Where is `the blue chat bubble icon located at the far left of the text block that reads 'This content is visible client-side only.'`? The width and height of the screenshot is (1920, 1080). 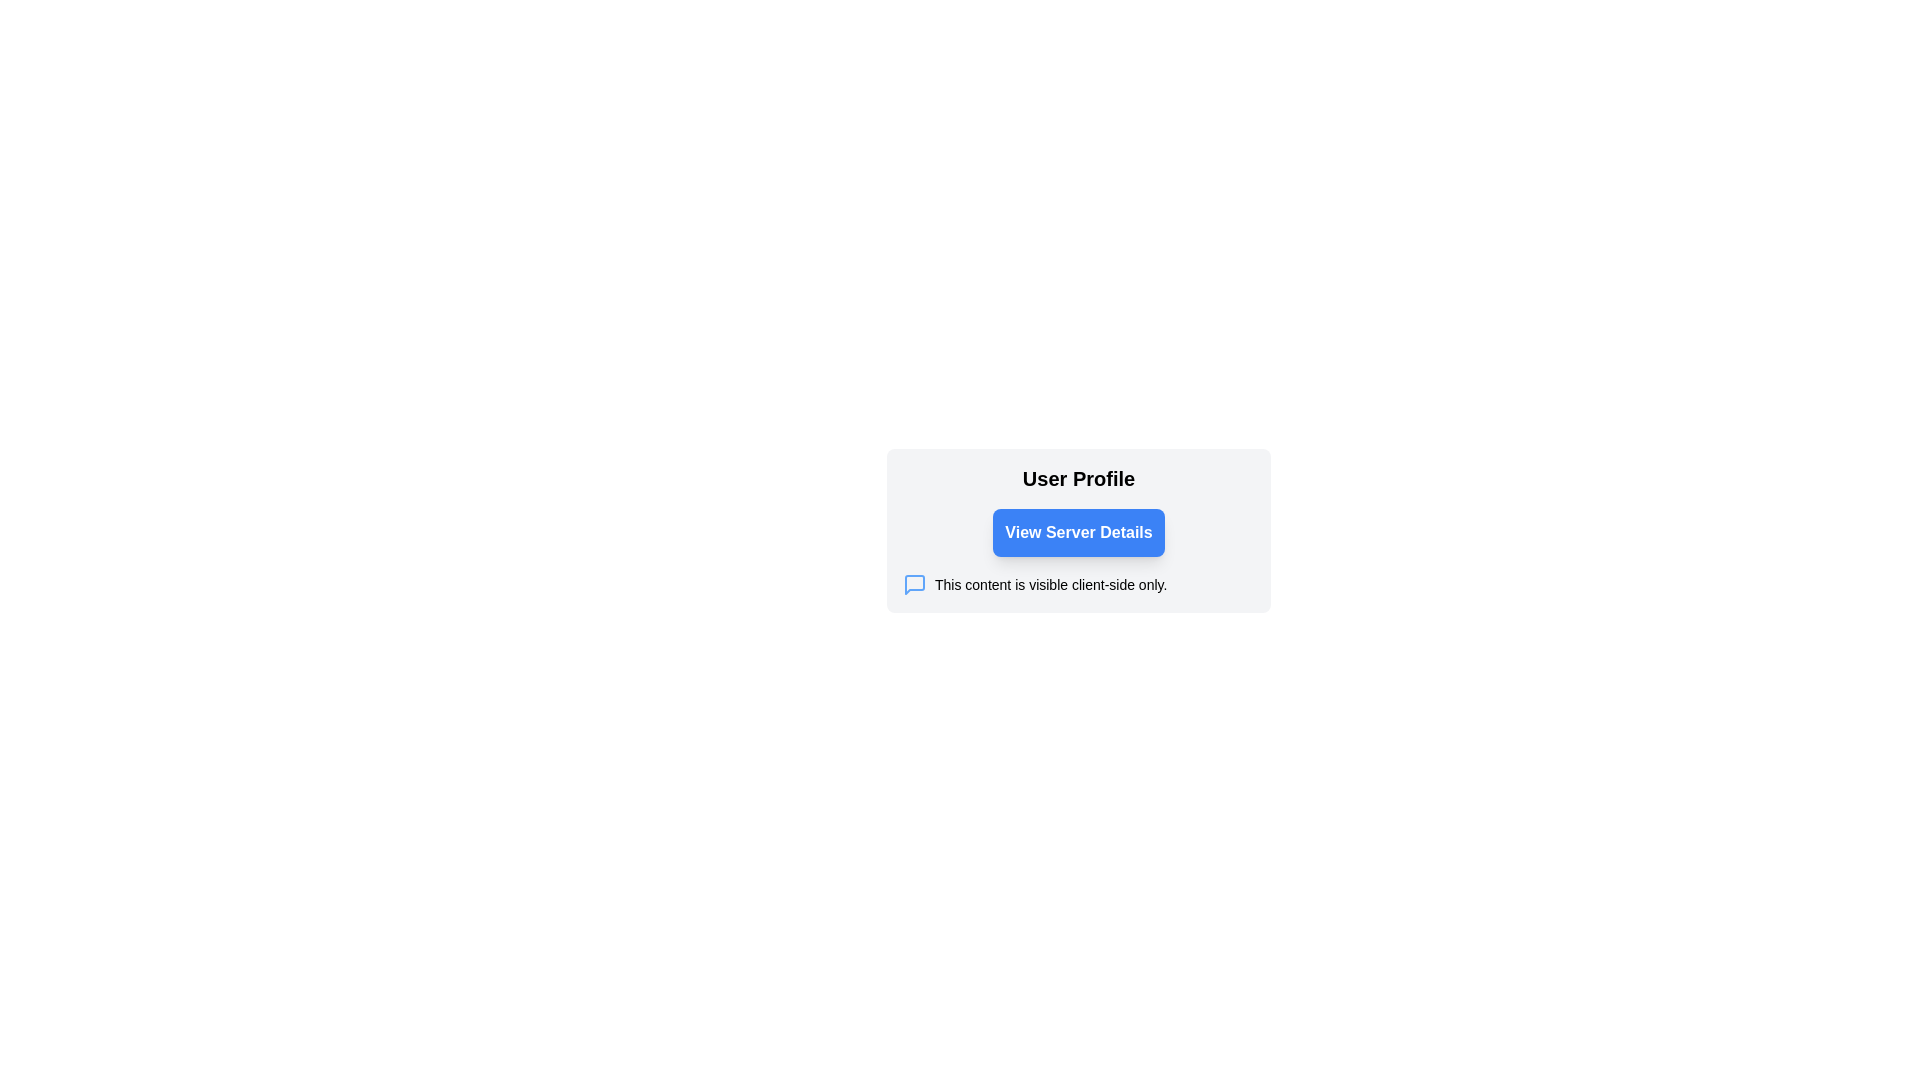
the blue chat bubble icon located at the far left of the text block that reads 'This content is visible client-side only.' is located at coordinates (914, 585).